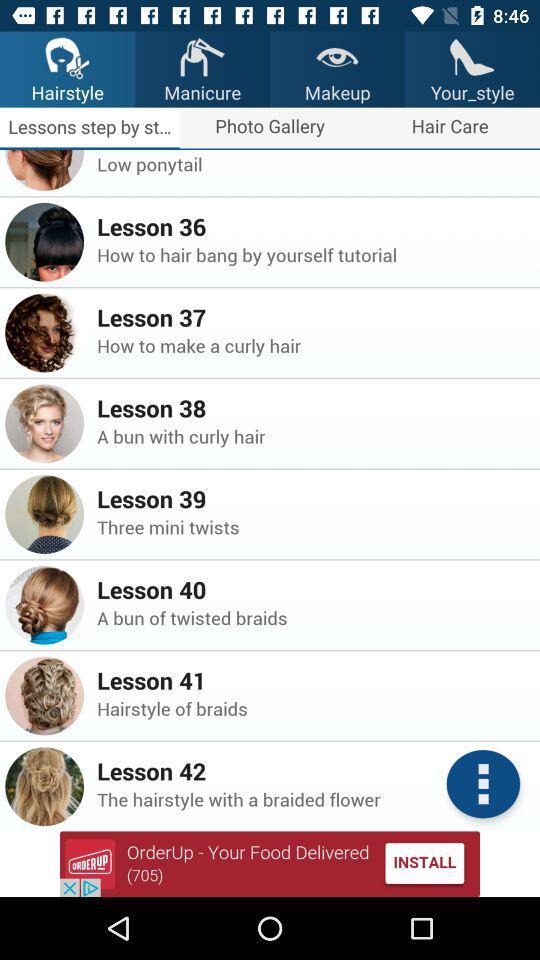  I want to click on see more options, so click(482, 784).